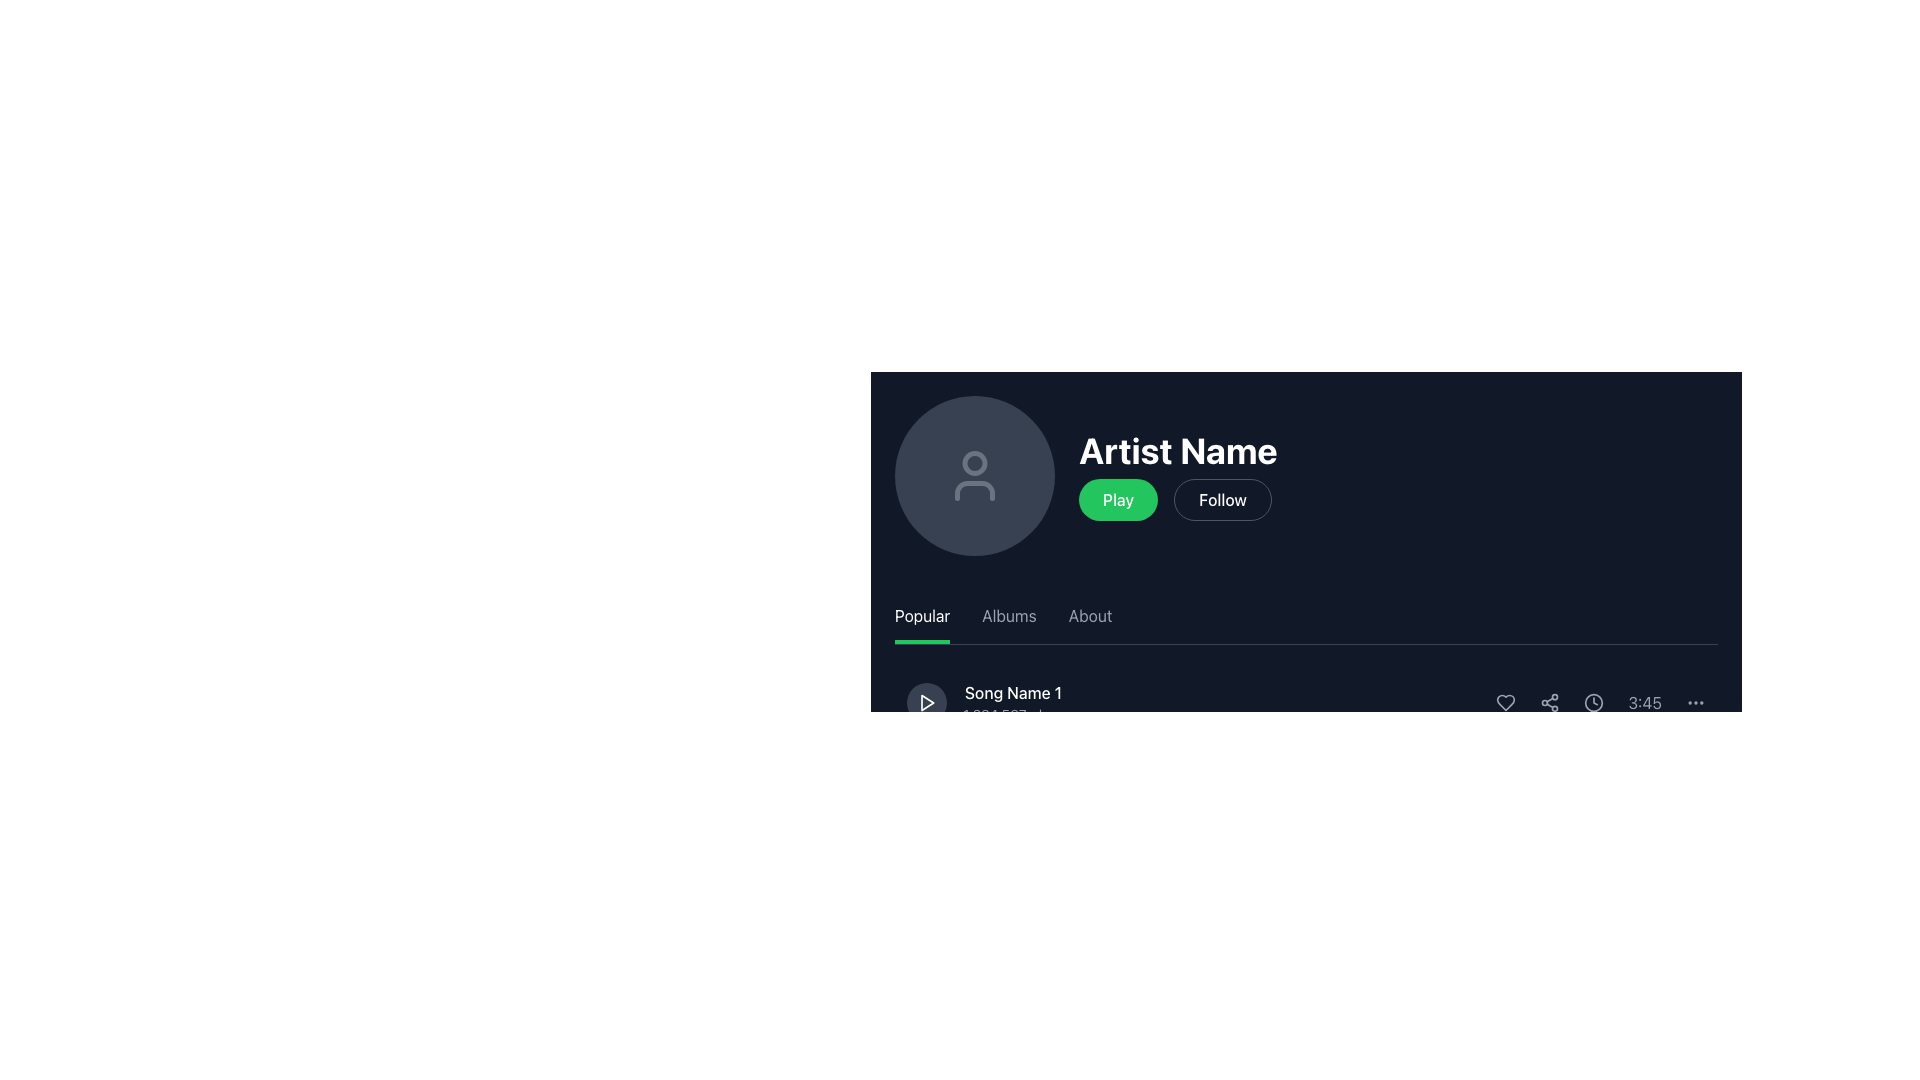  I want to click on the 'Follow' button, which is a dark-colored rounded rectangular button with a white border change effect, located near the top-right section of the artist's profile, so click(1222, 499).